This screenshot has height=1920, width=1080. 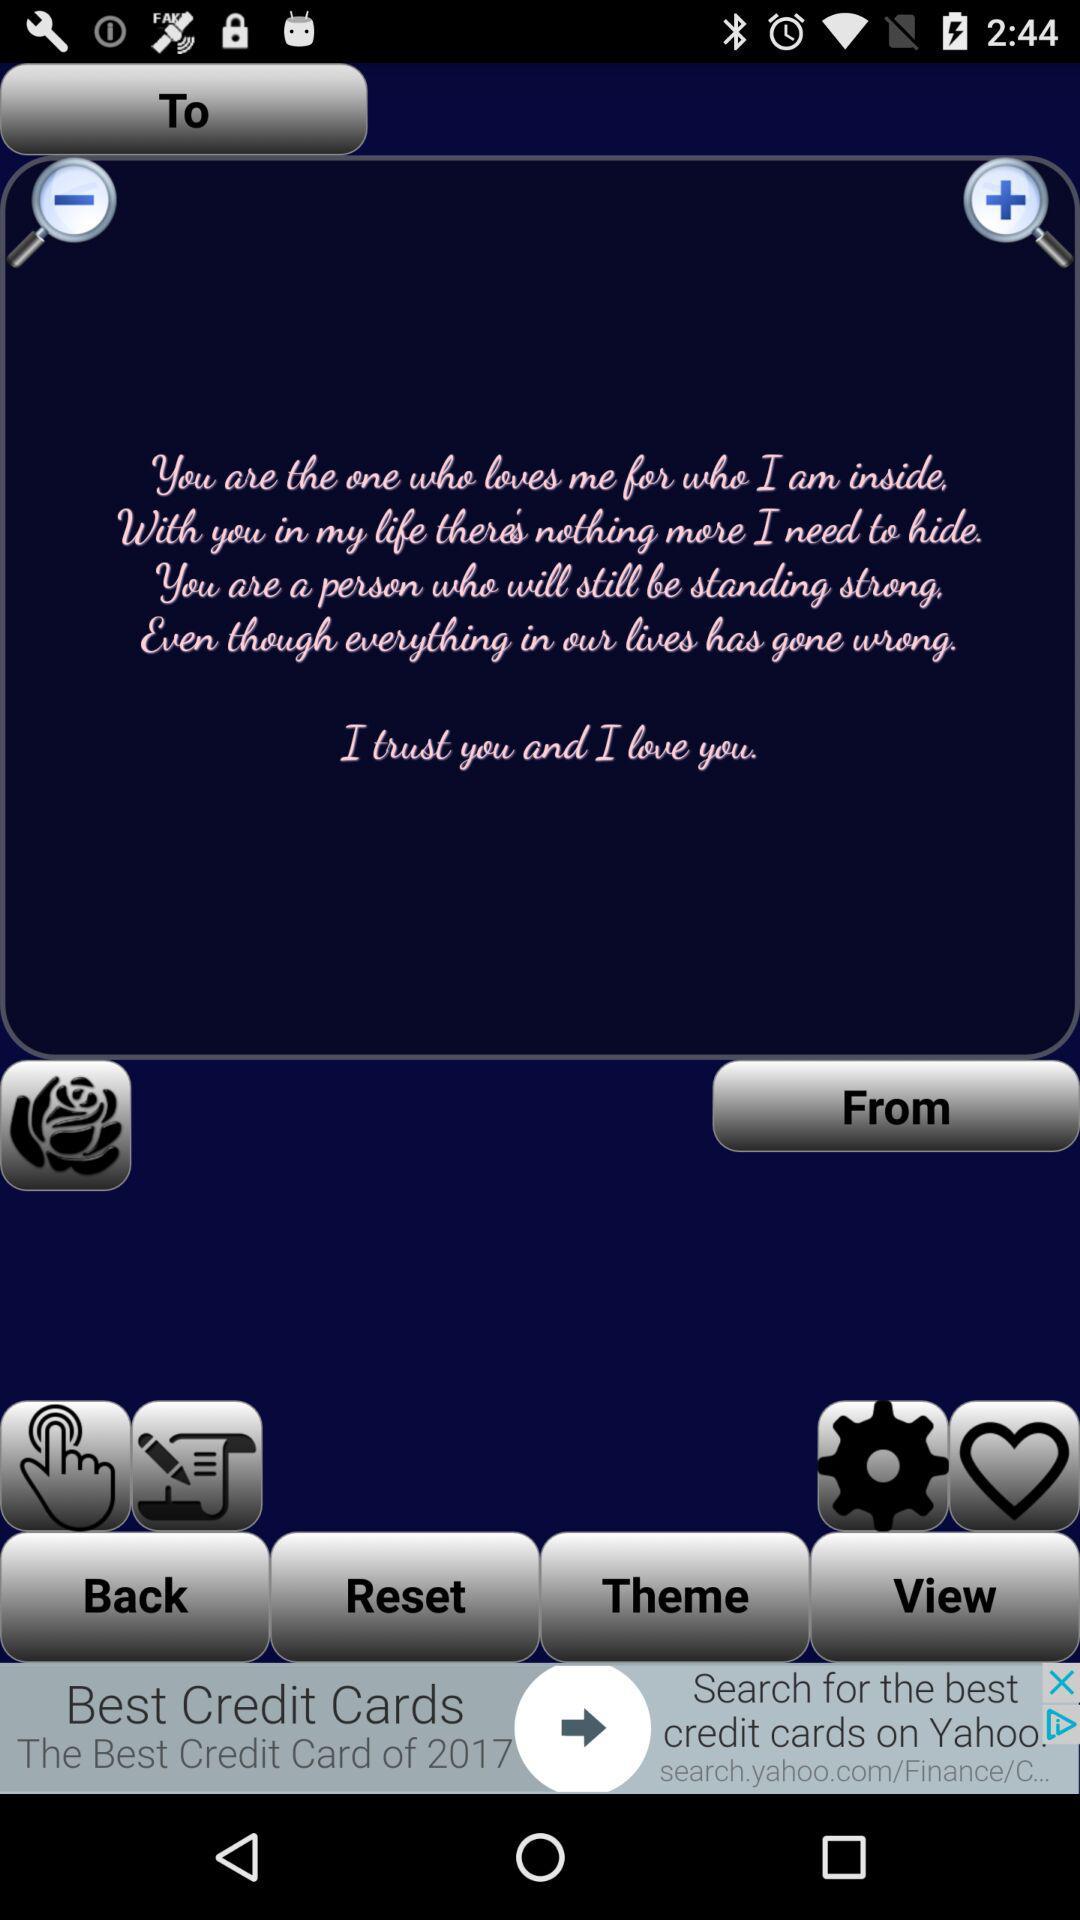 I want to click on the button is next buttons, so click(x=540, y=1727).